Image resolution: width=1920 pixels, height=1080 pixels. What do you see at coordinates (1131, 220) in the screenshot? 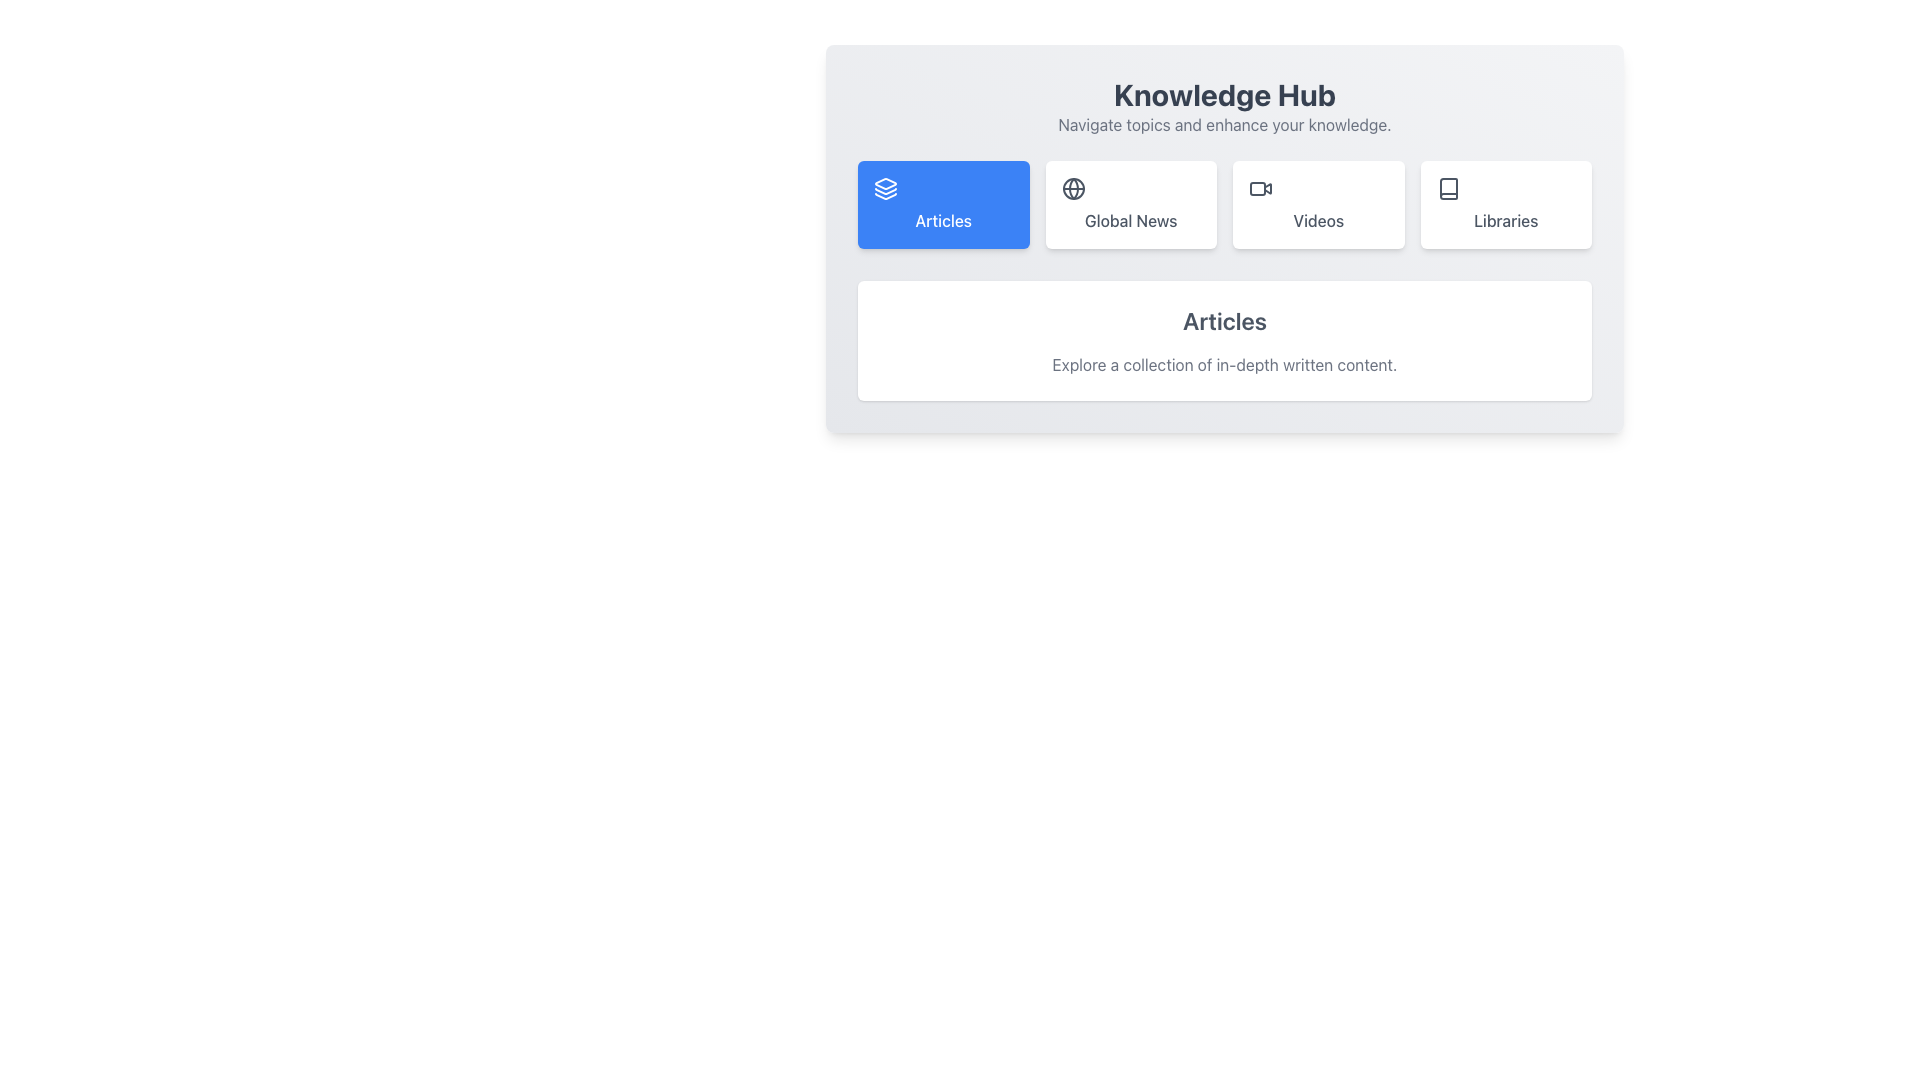
I see `text content located at the bottom-center of the interactive card, below the globe icon` at bounding box center [1131, 220].